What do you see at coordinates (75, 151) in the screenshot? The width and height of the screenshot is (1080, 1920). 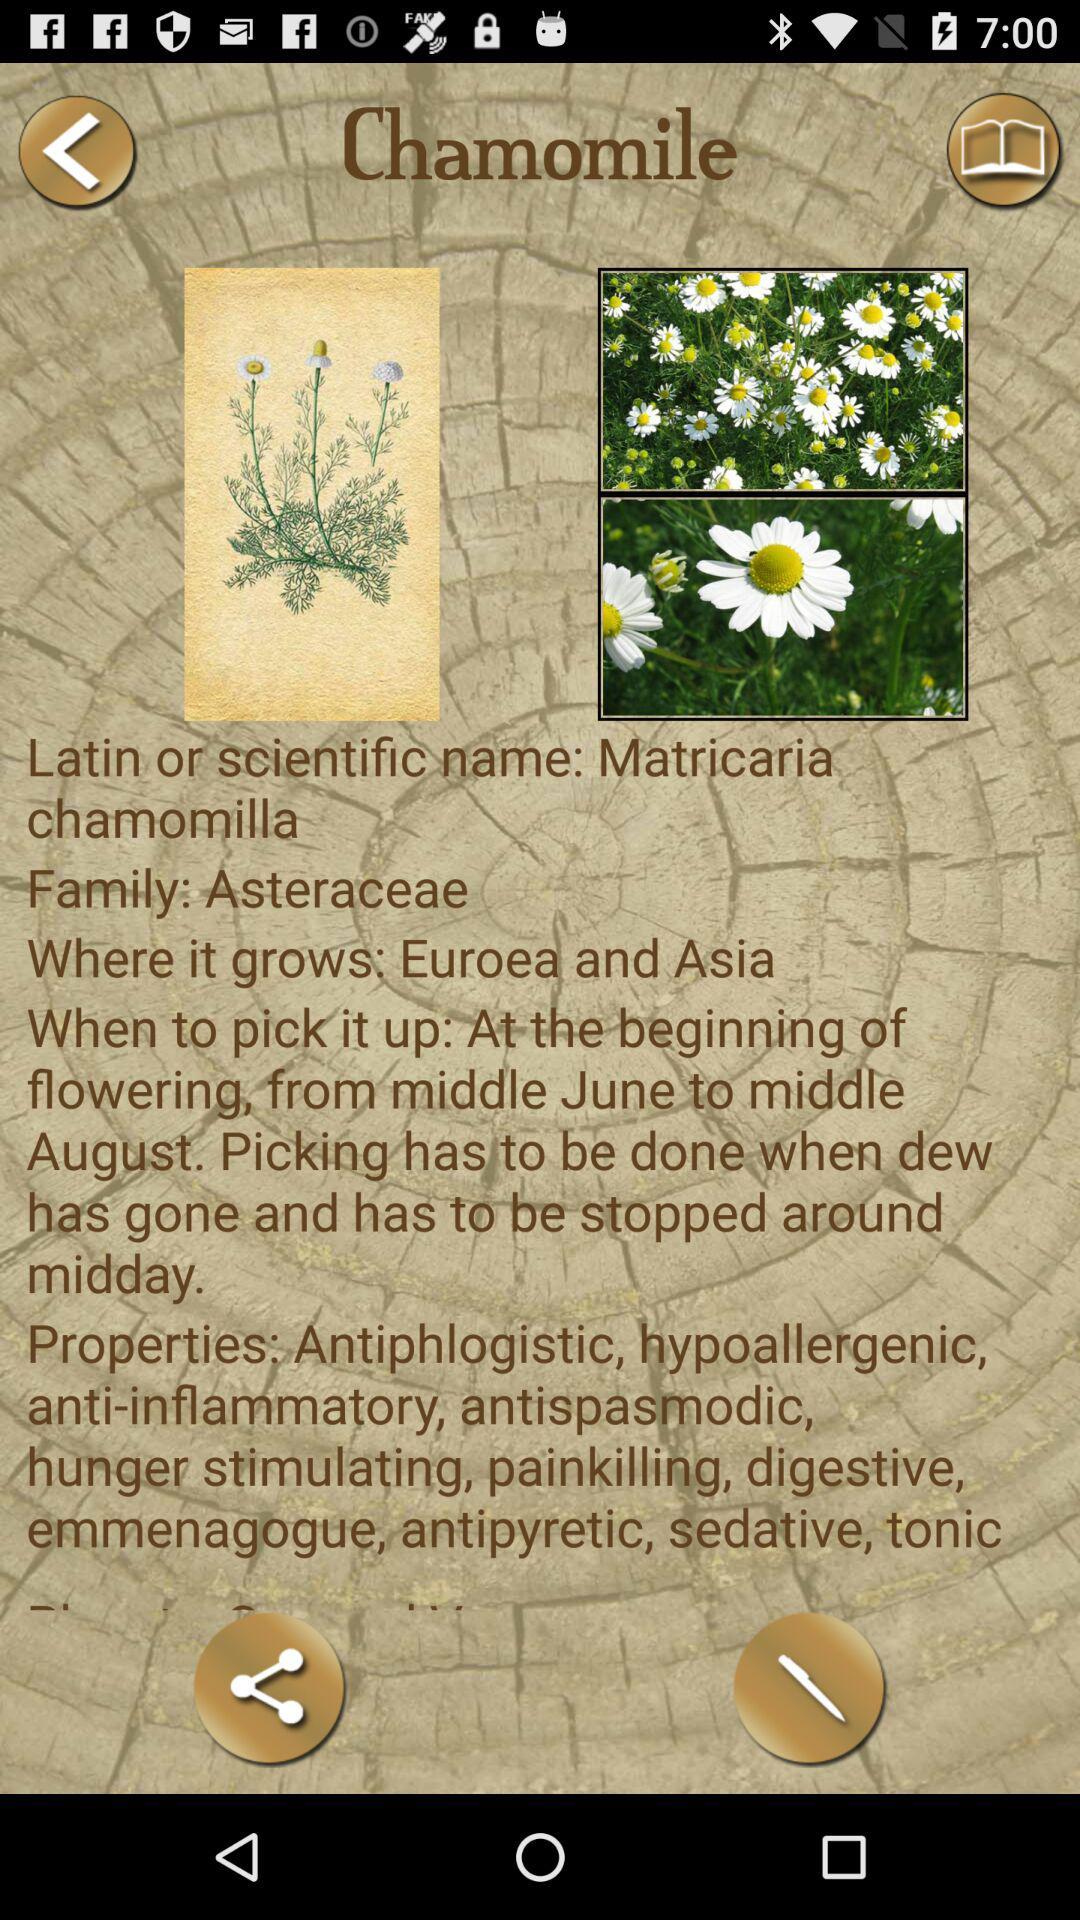 I see `previous` at bounding box center [75, 151].